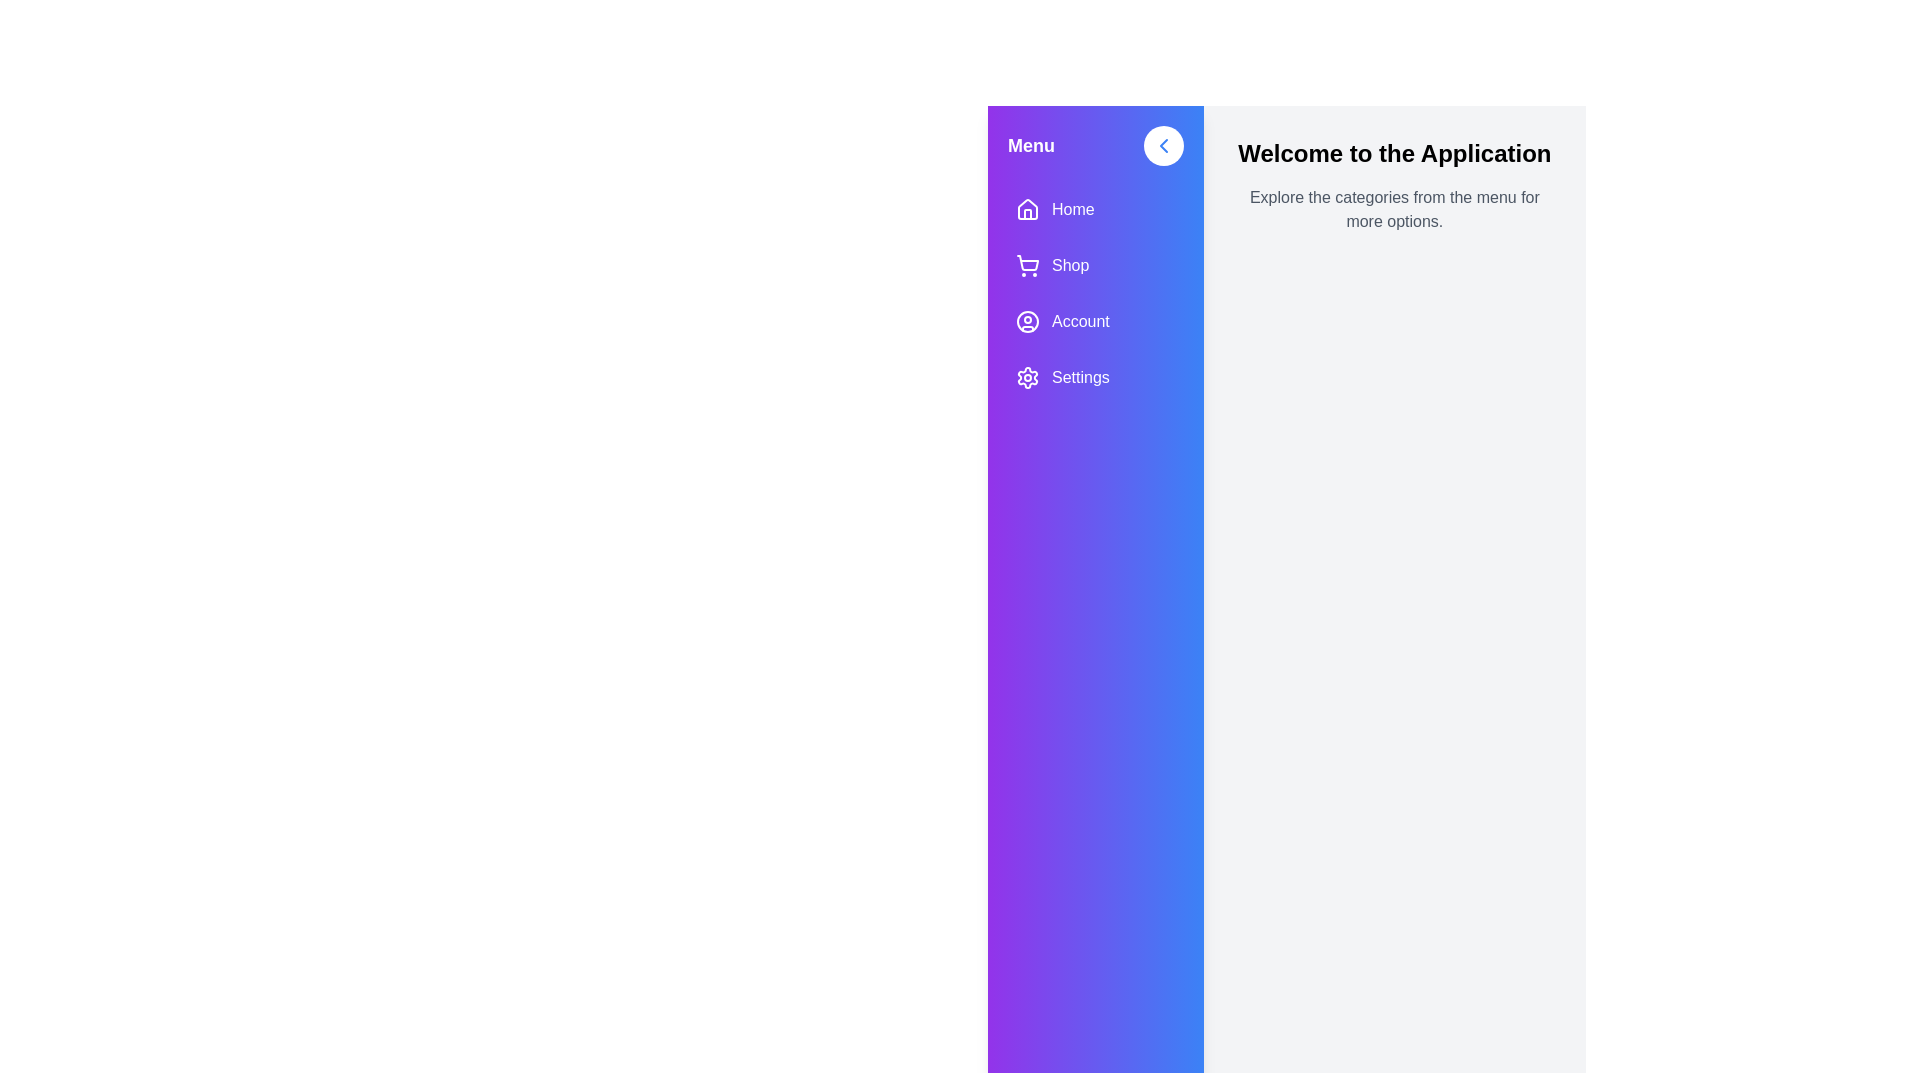 This screenshot has width=1920, height=1080. I want to click on the Home icon located at the top of the sidebar menu, so click(1027, 209).